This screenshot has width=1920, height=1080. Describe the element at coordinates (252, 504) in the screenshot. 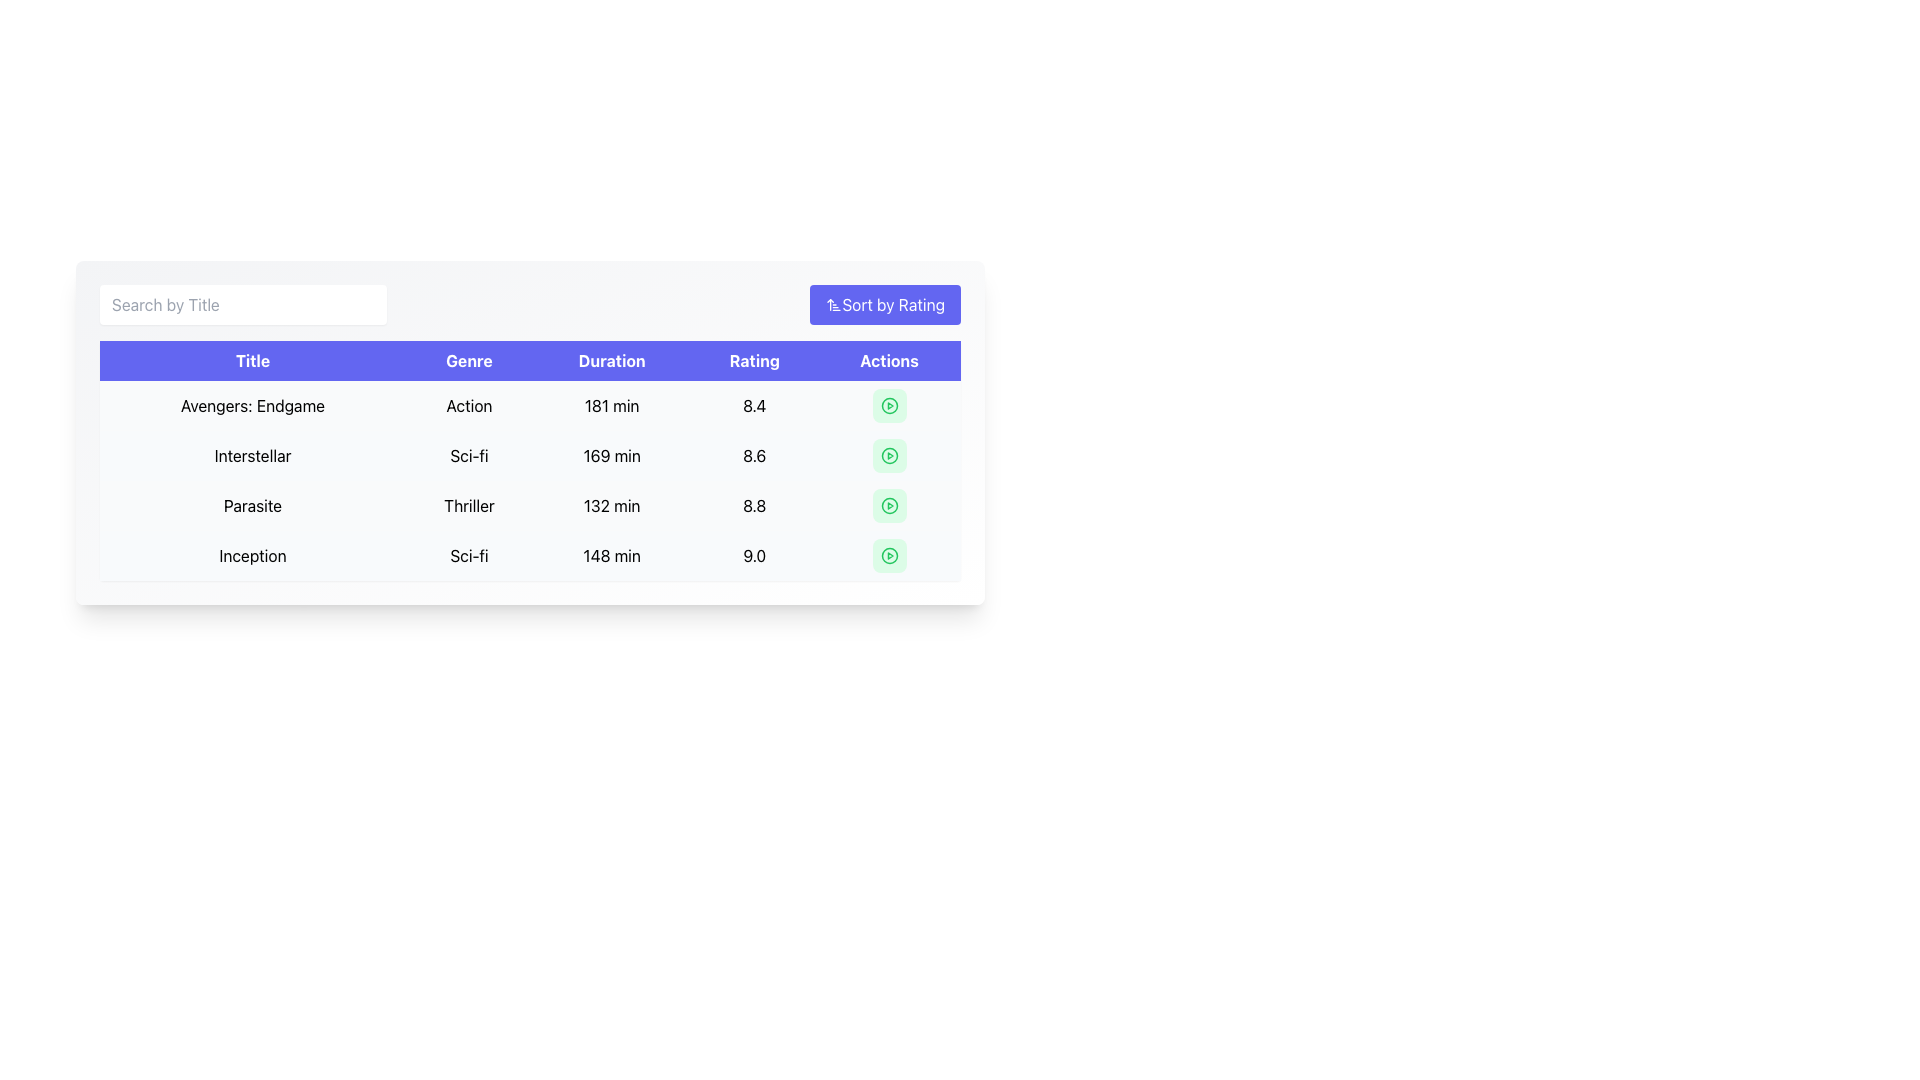

I see `static text label for the movie entry located in the third row under the 'Title' column, which is positioned above 'Inception' and below 'Interstellar'` at that location.